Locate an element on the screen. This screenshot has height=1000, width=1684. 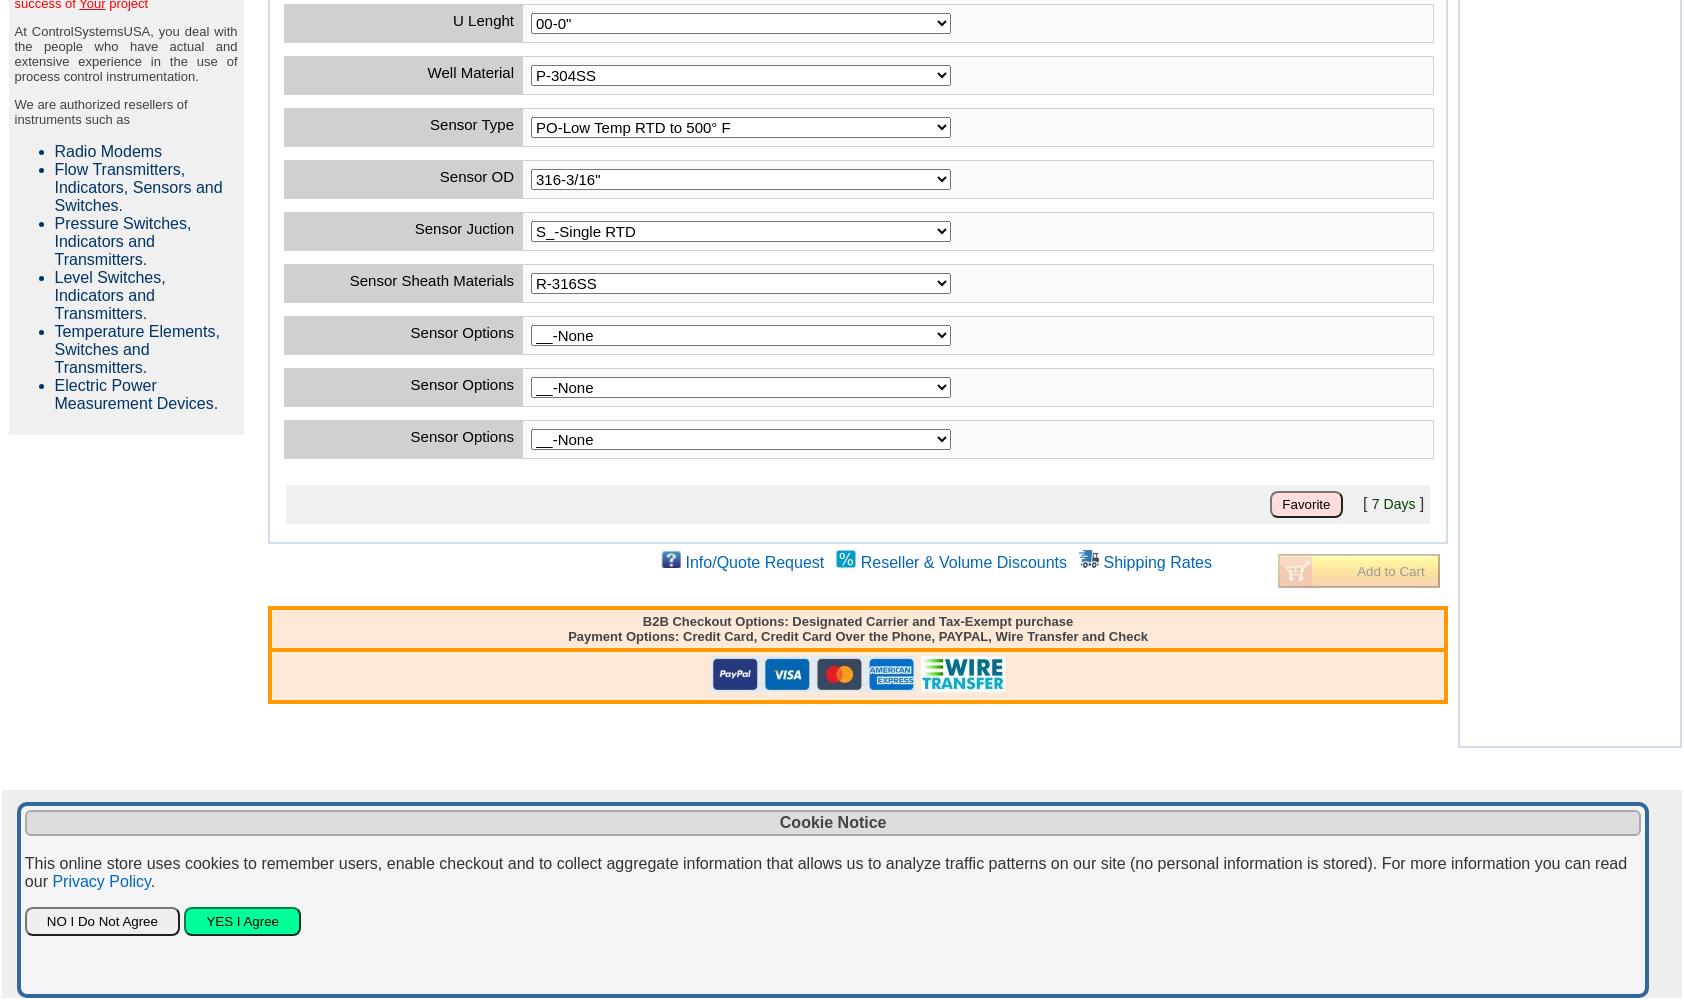
'Pressure Switches, Indicators and Transmitters.' is located at coordinates (121, 240).